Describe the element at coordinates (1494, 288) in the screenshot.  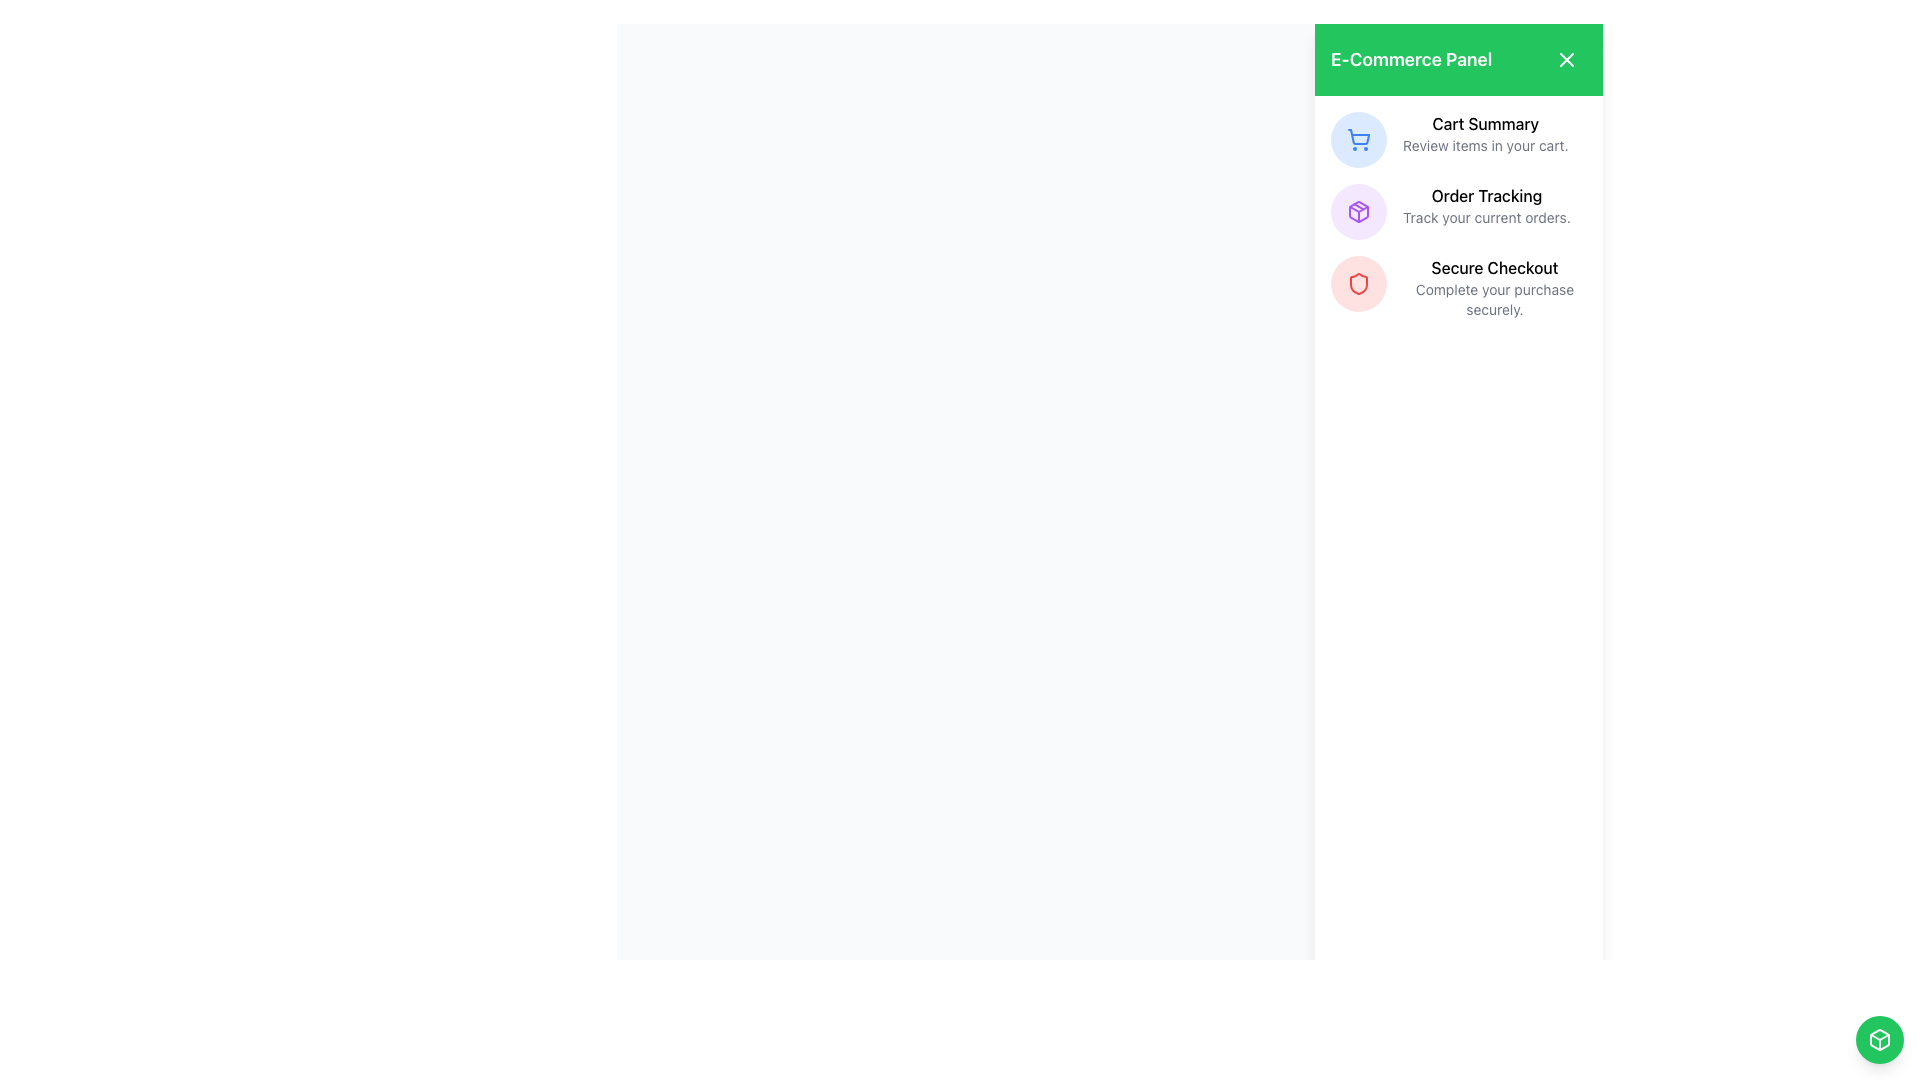
I see `the Textblock with a header and description located in the 'E-Commerce Panel', positioned between 'Order Tracking' and the next section` at that location.